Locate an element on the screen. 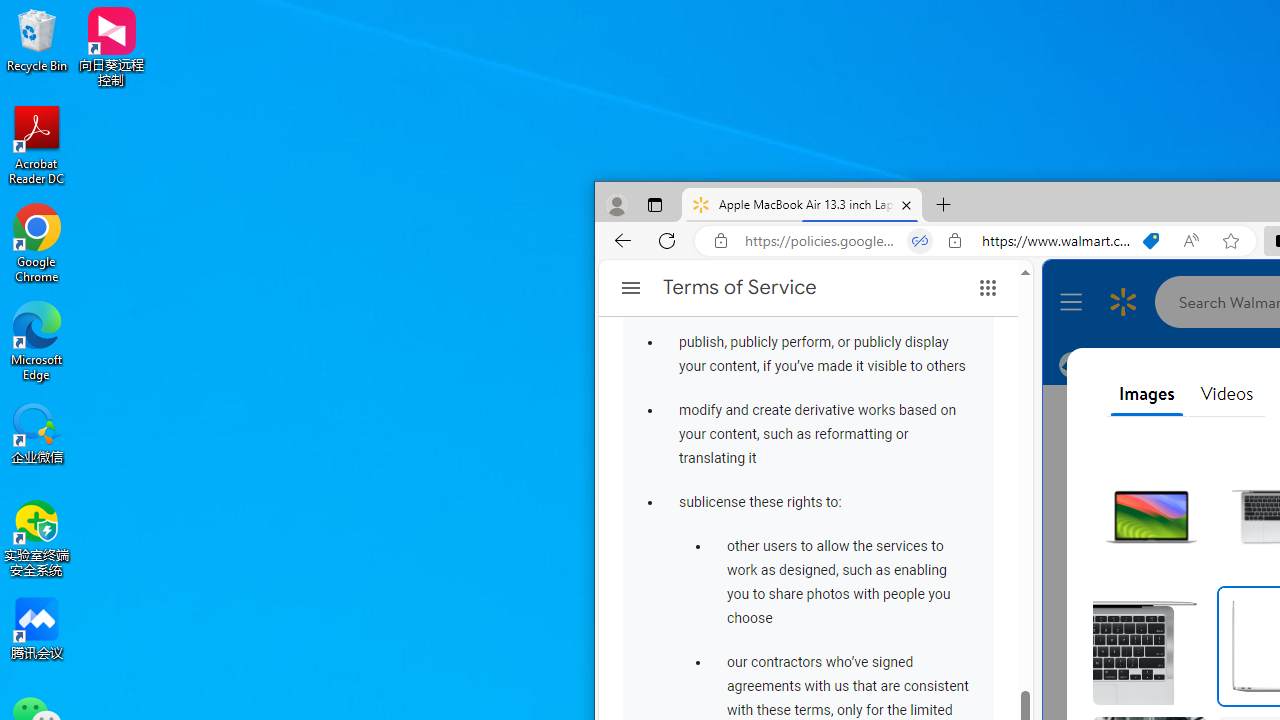  'Videos' is located at coordinates (1225, 394).